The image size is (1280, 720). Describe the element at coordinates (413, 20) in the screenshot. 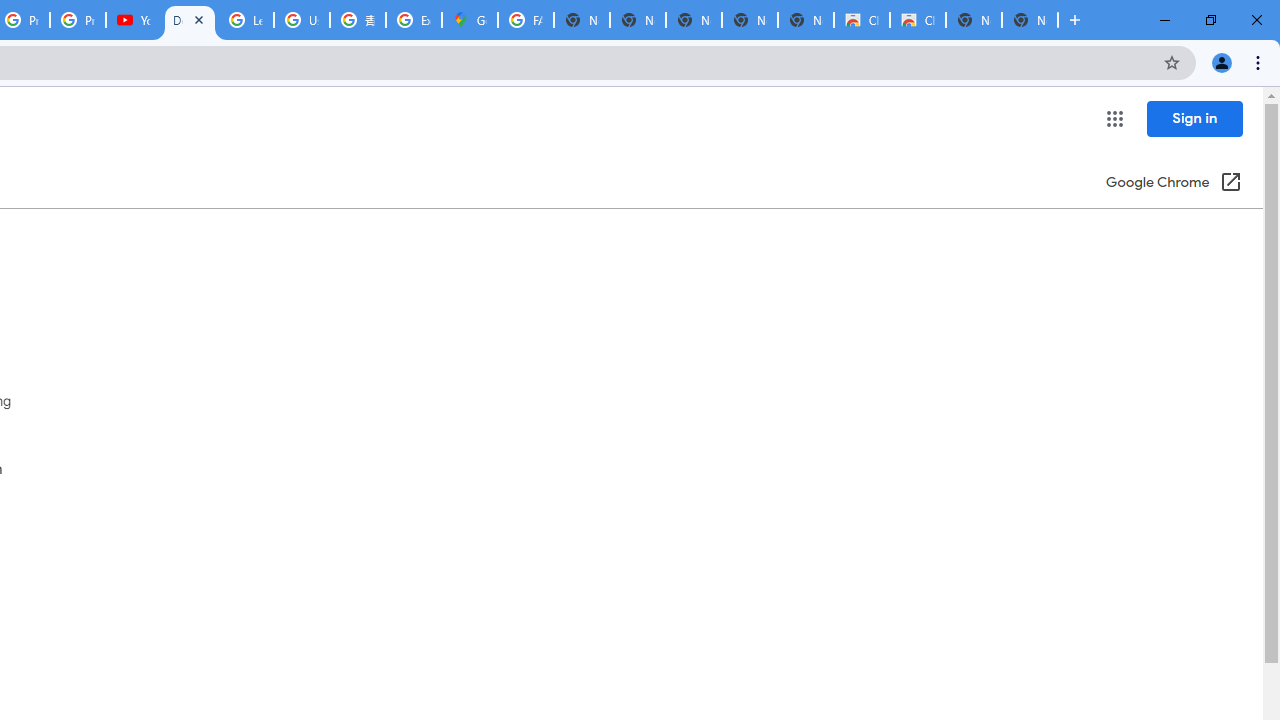

I see `'Explore new street-level details - Google Maps Help'` at that location.